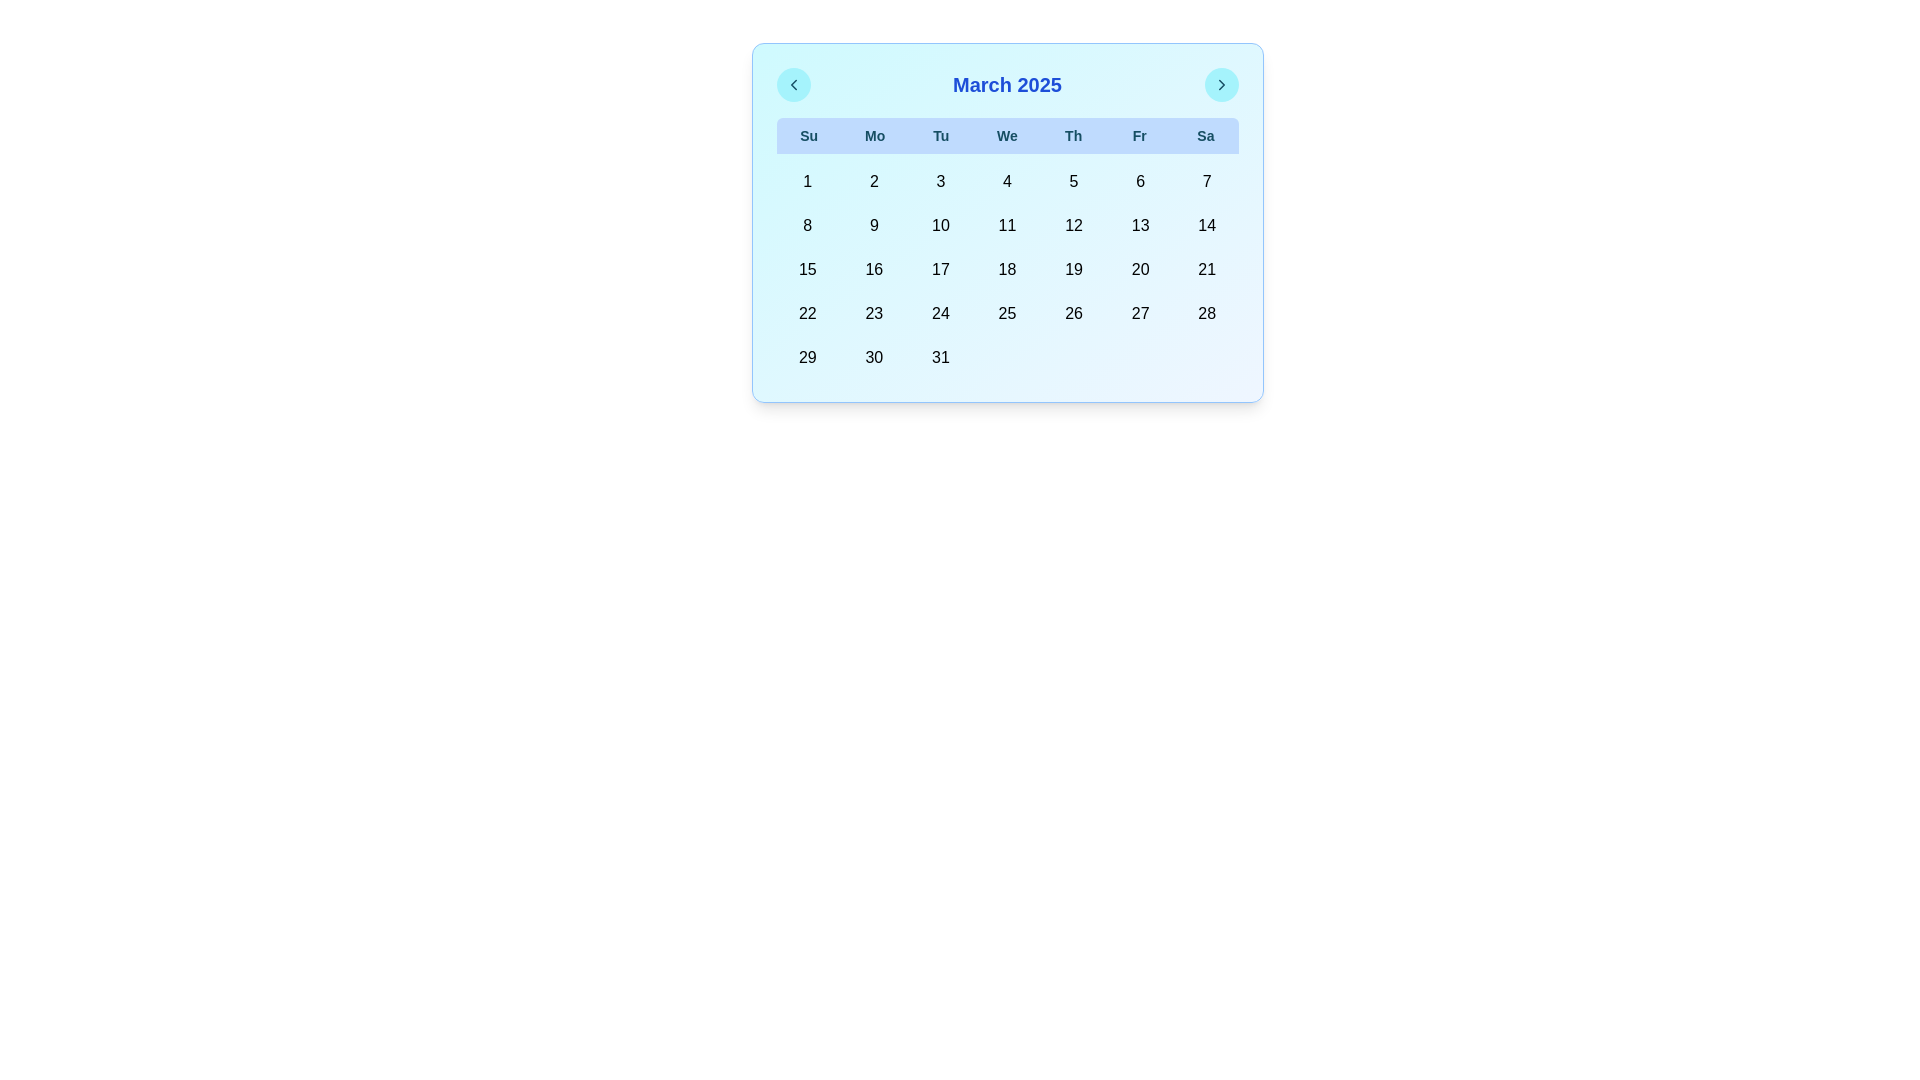 This screenshot has width=1920, height=1080. What do you see at coordinates (1007, 223) in the screenshot?
I see `a date in the Calendar component, which displays 'March 2025' at the top and has a grid layout for the month's dates` at bounding box center [1007, 223].